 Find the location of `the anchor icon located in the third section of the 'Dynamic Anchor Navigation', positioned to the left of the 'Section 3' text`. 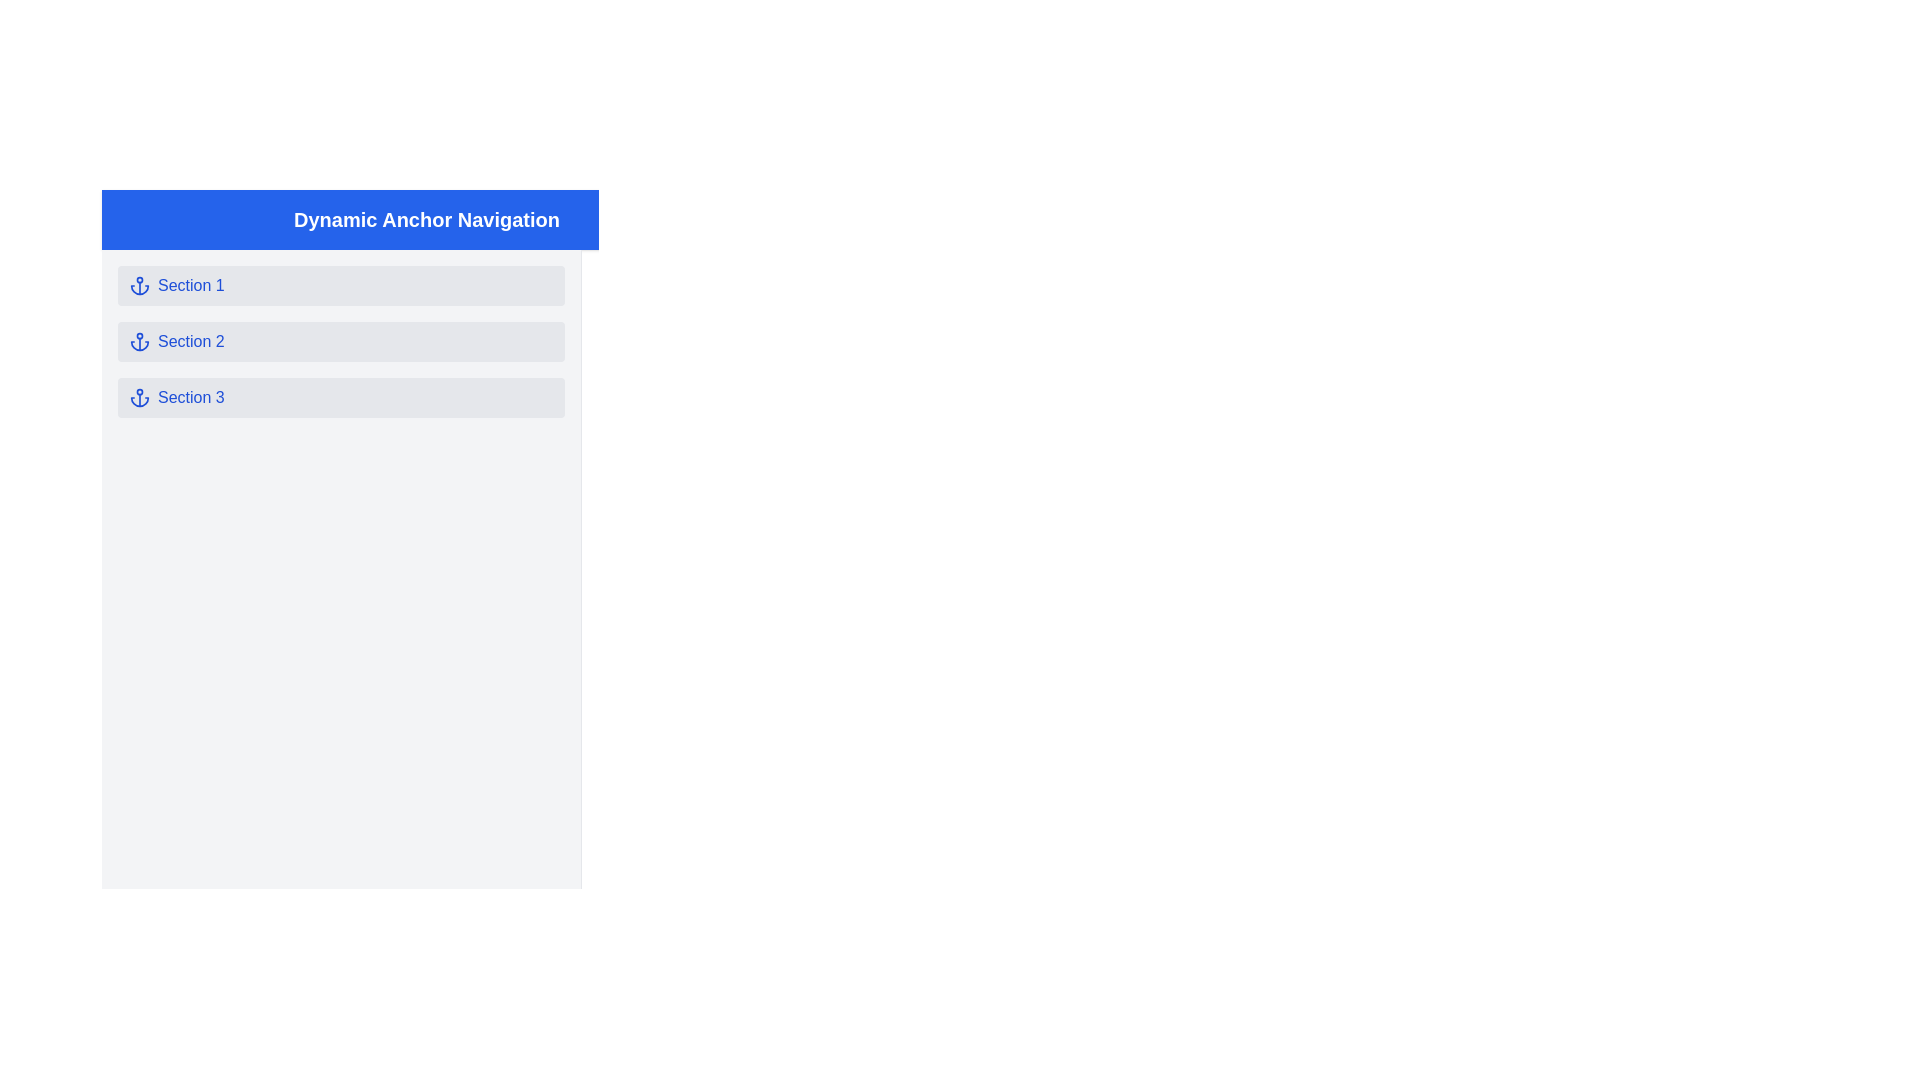

the anchor icon located in the third section of the 'Dynamic Anchor Navigation', positioned to the left of the 'Section 3' text is located at coordinates (138, 397).